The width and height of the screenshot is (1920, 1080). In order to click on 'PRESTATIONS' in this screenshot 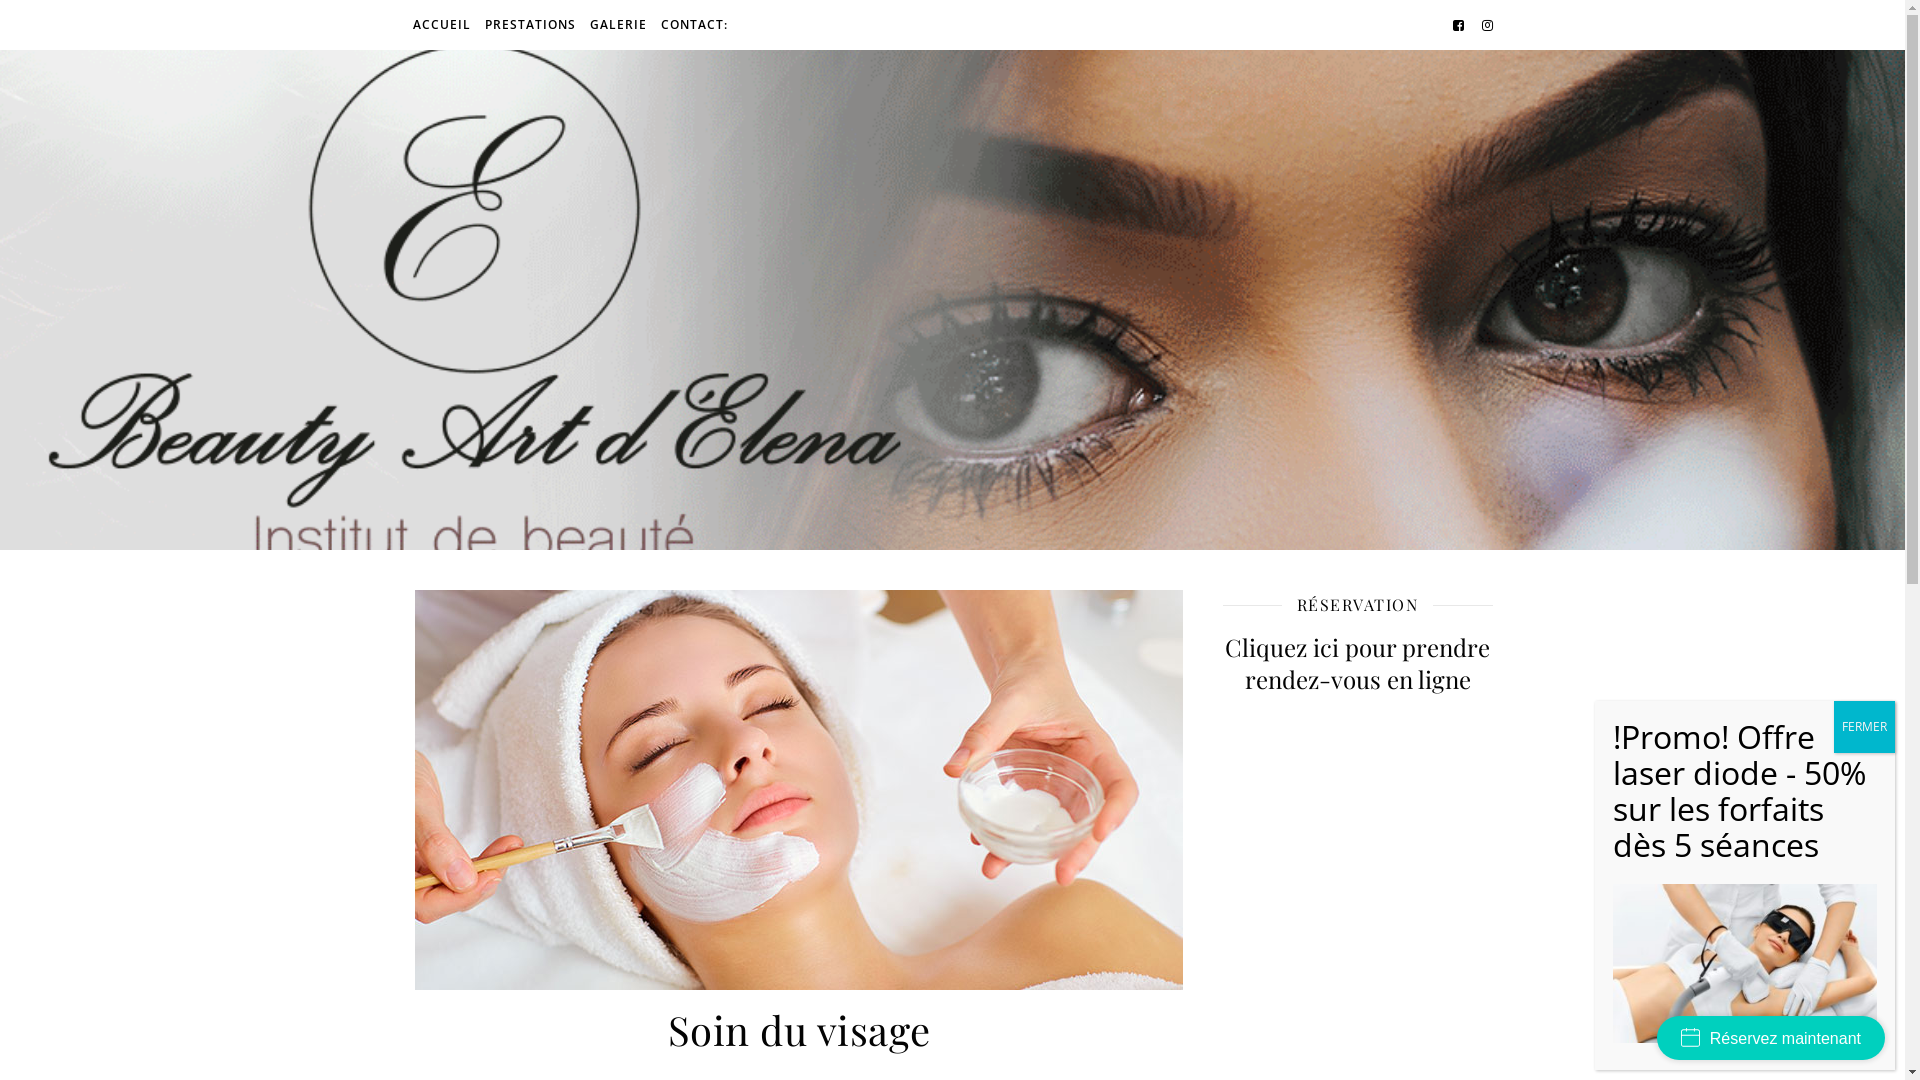, I will do `click(530, 24)`.